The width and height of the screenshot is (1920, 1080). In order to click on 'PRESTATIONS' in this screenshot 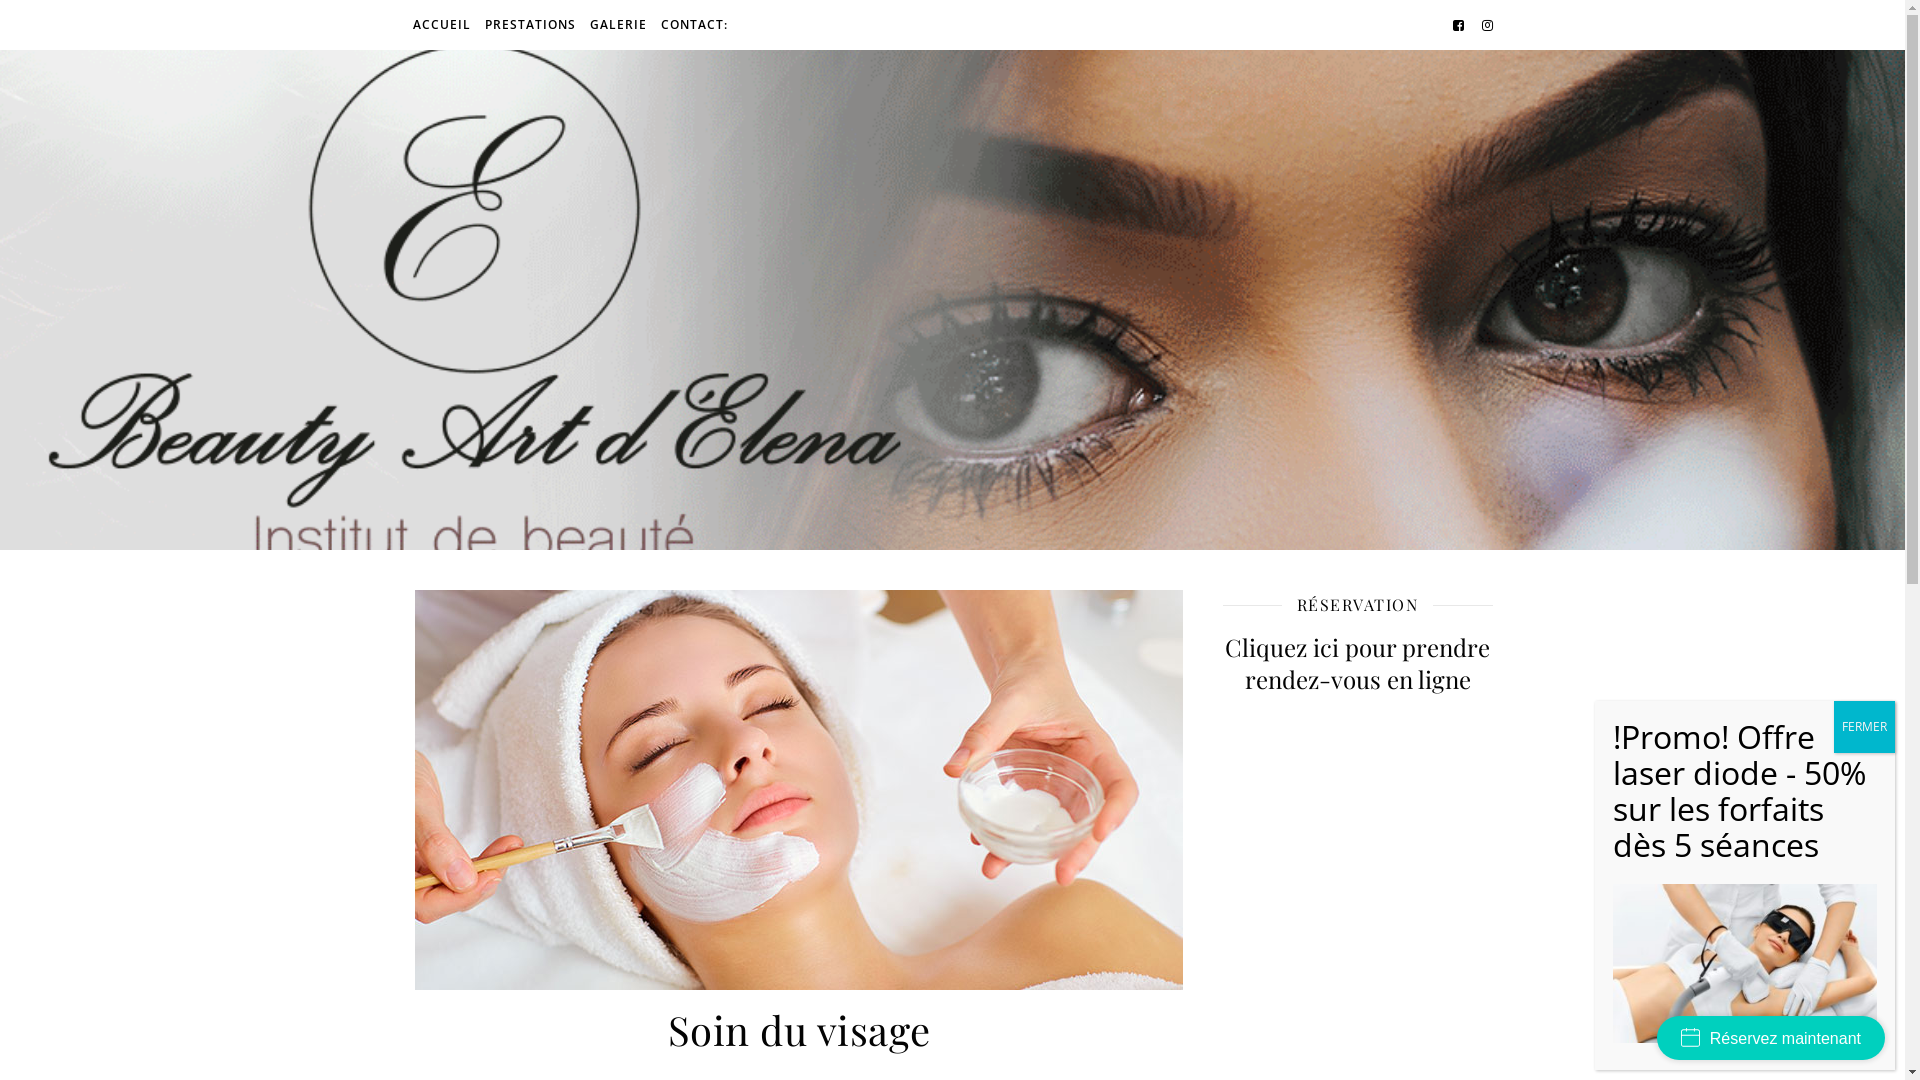, I will do `click(530, 24)`.